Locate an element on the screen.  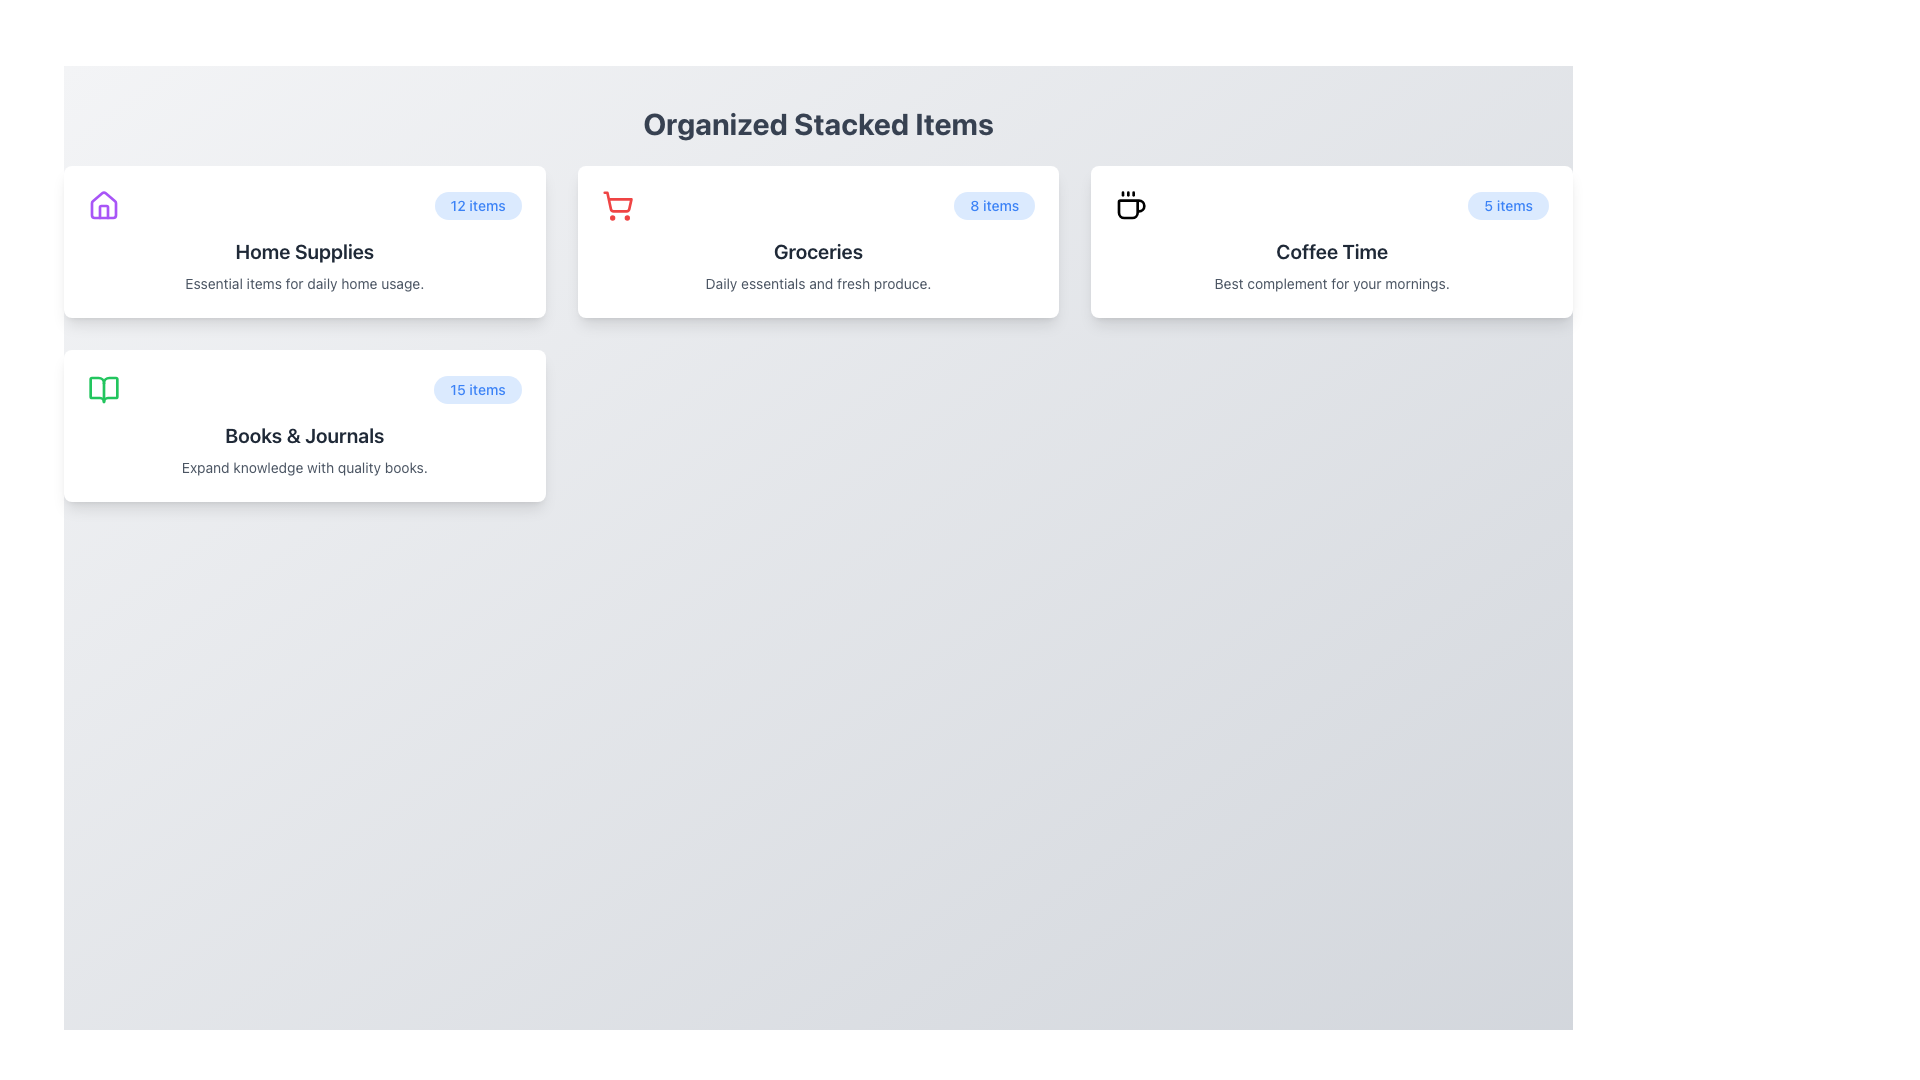
the Card component that serves as a category selector for groceries, located in the center of the grid layout as the second card from the left in the upper row is located at coordinates (818, 241).